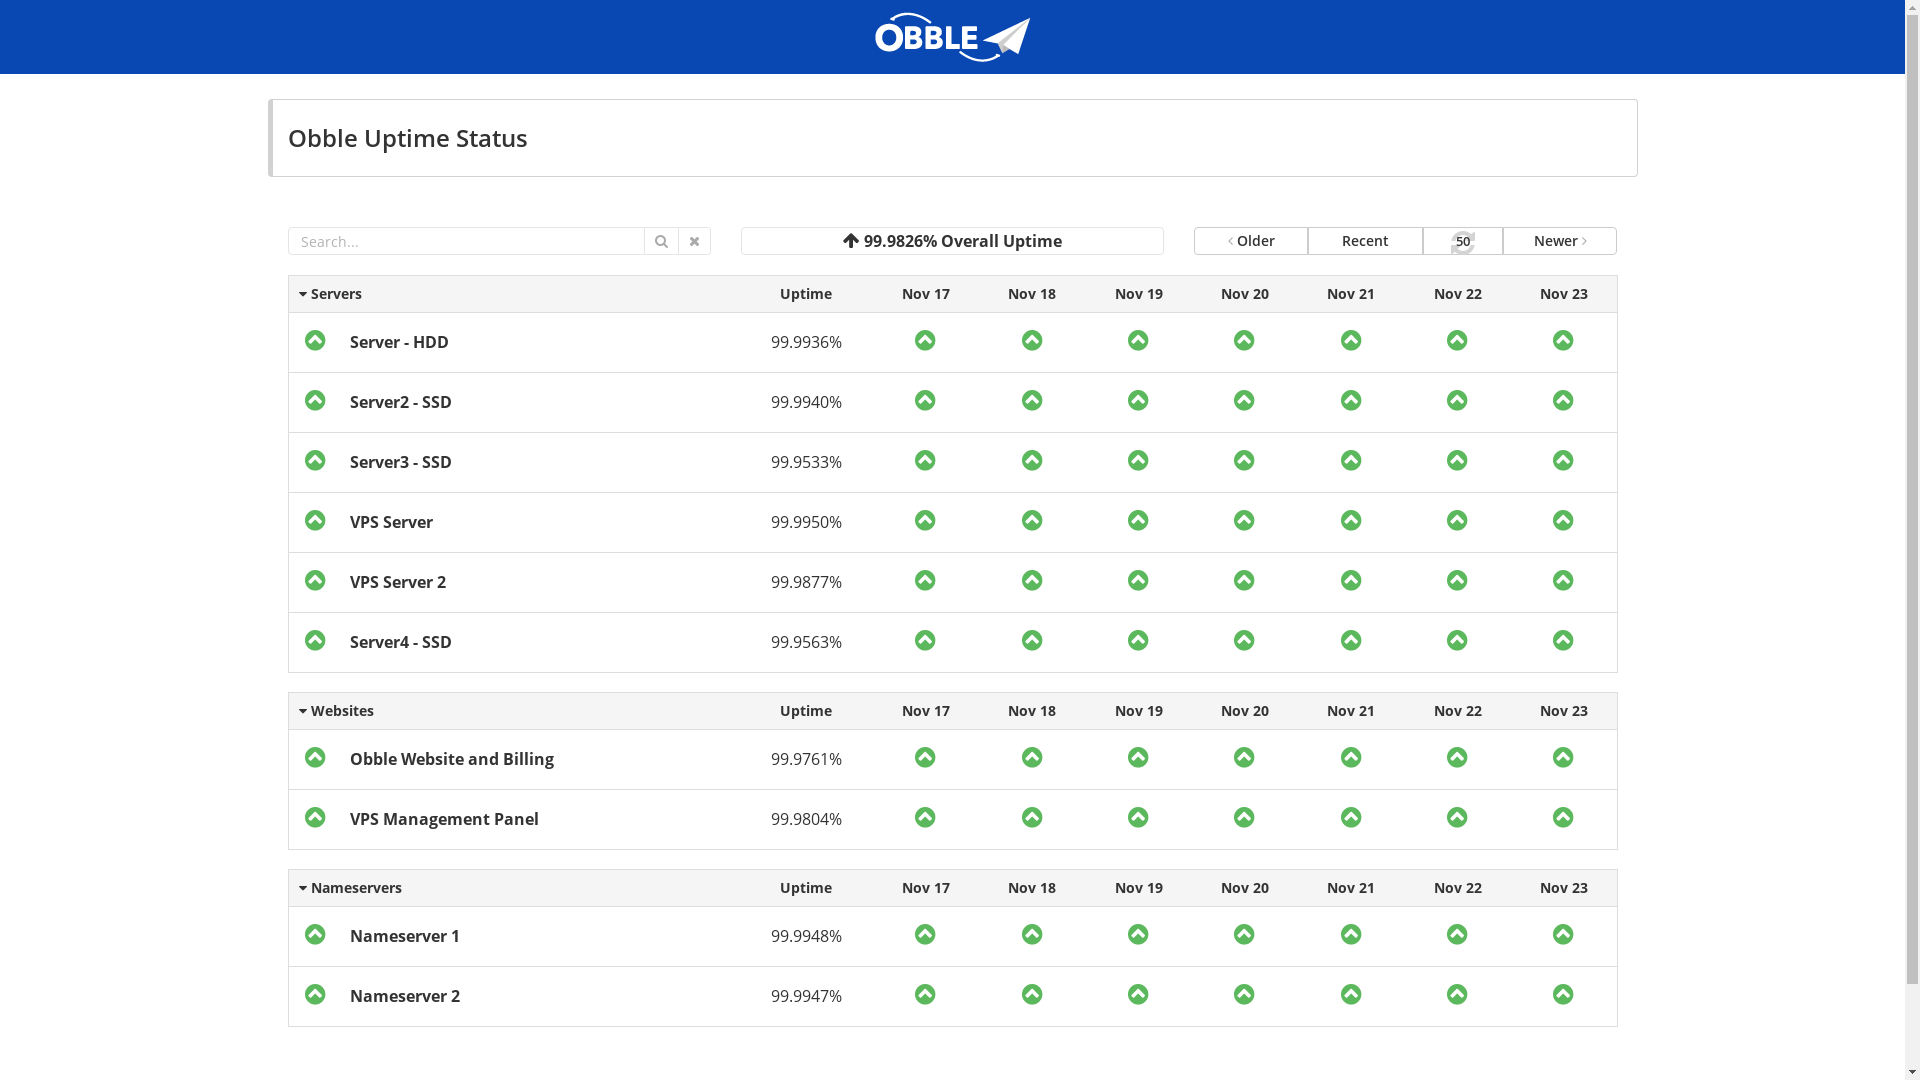 This screenshot has height=1080, width=1920. I want to click on '99.9947%', so click(806, 995).